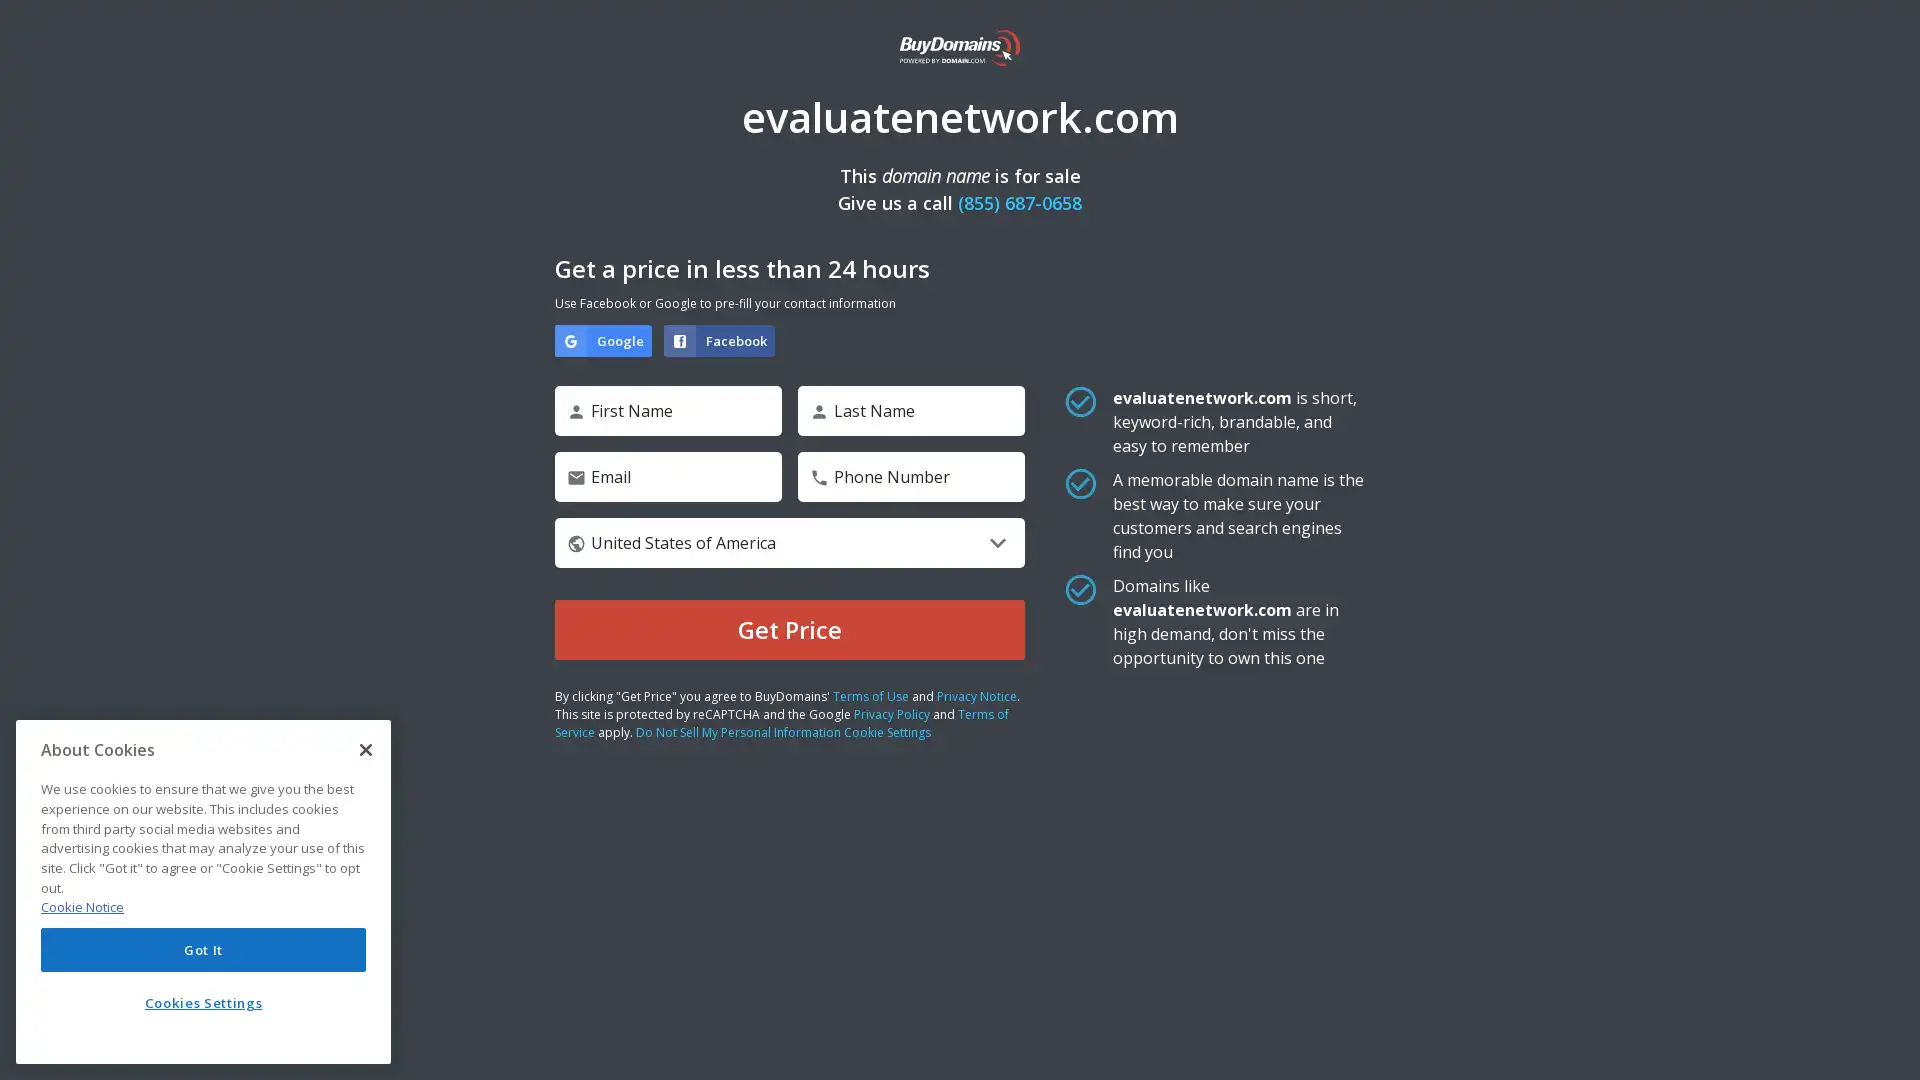 This screenshot has height=1080, width=1920. I want to click on Got It, so click(203, 948).